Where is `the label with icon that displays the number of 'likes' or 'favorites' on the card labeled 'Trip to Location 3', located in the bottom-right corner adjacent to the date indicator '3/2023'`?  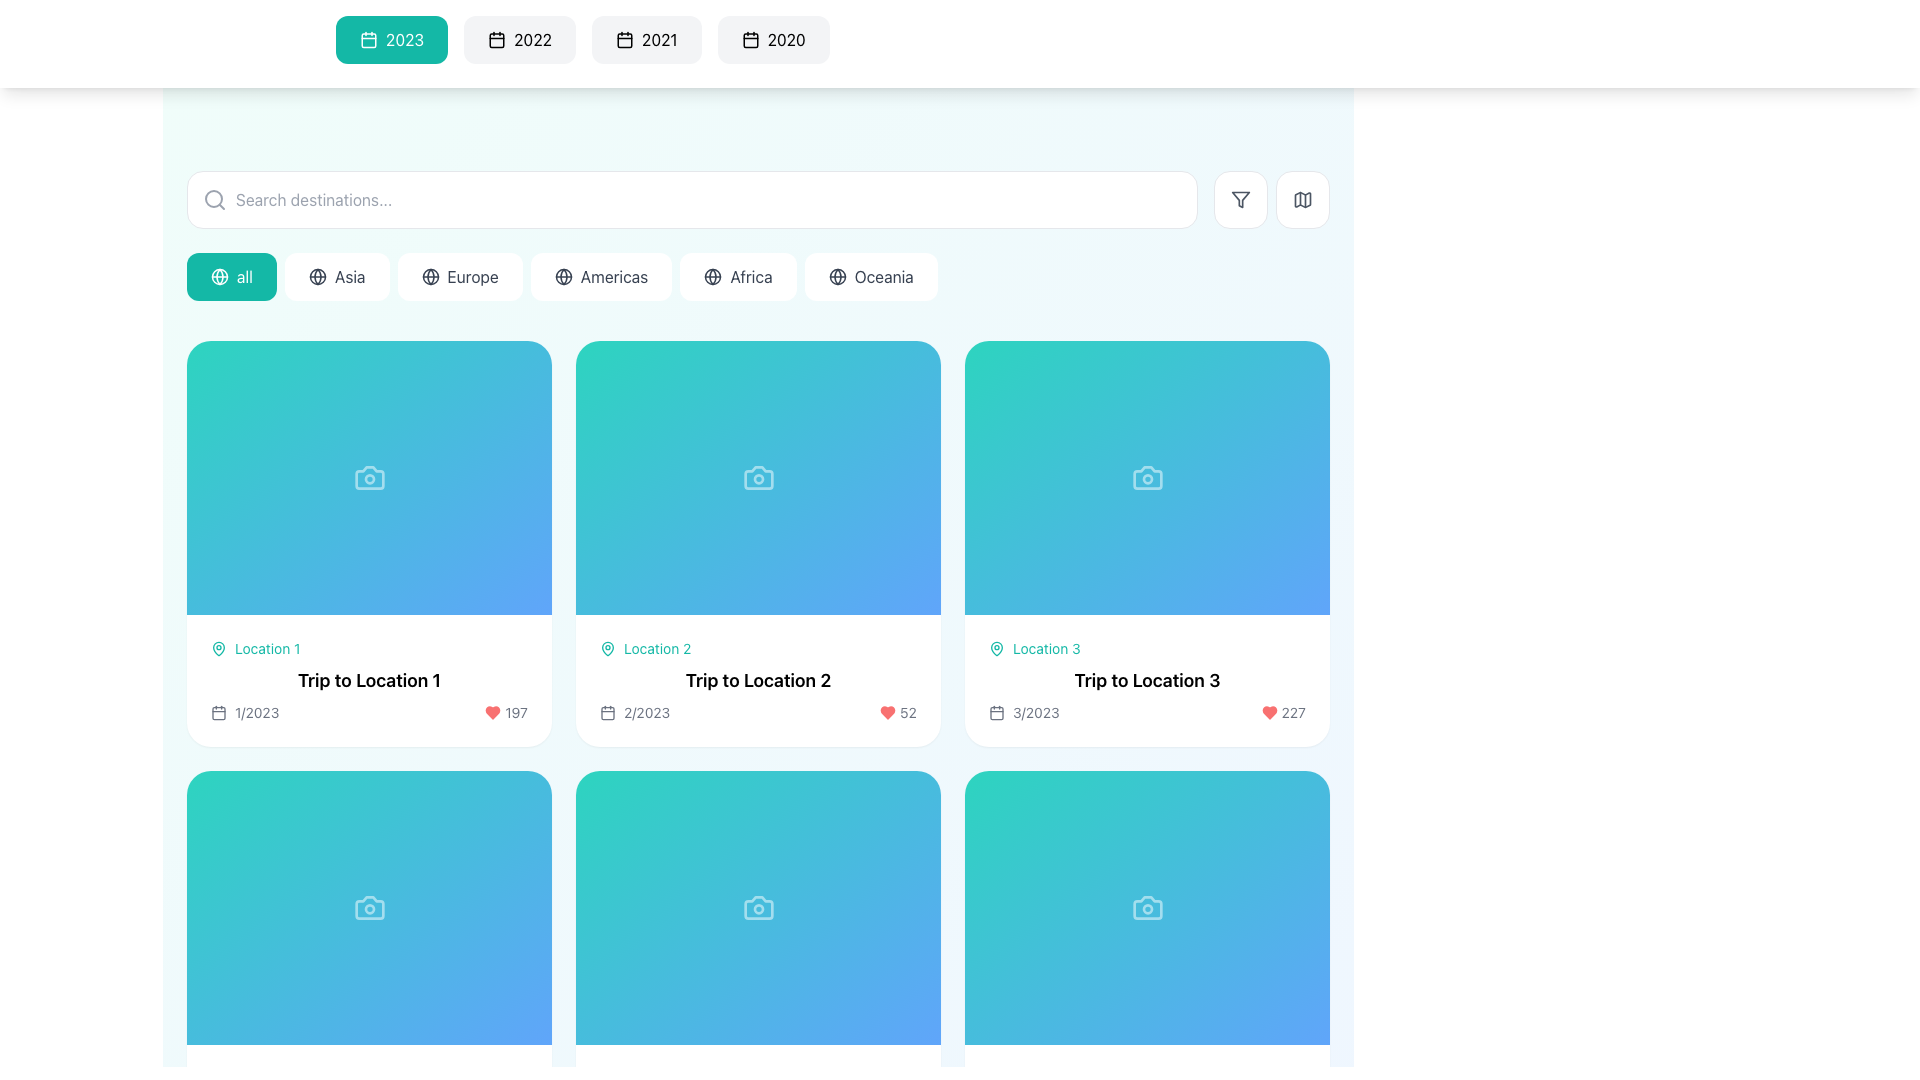 the label with icon that displays the number of 'likes' or 'favorites' on the card labeled 'Trip to Location 3', located in the bottom-right corner adjacent to the date indicator '3/2023' is located at coordinates (1283, 711).